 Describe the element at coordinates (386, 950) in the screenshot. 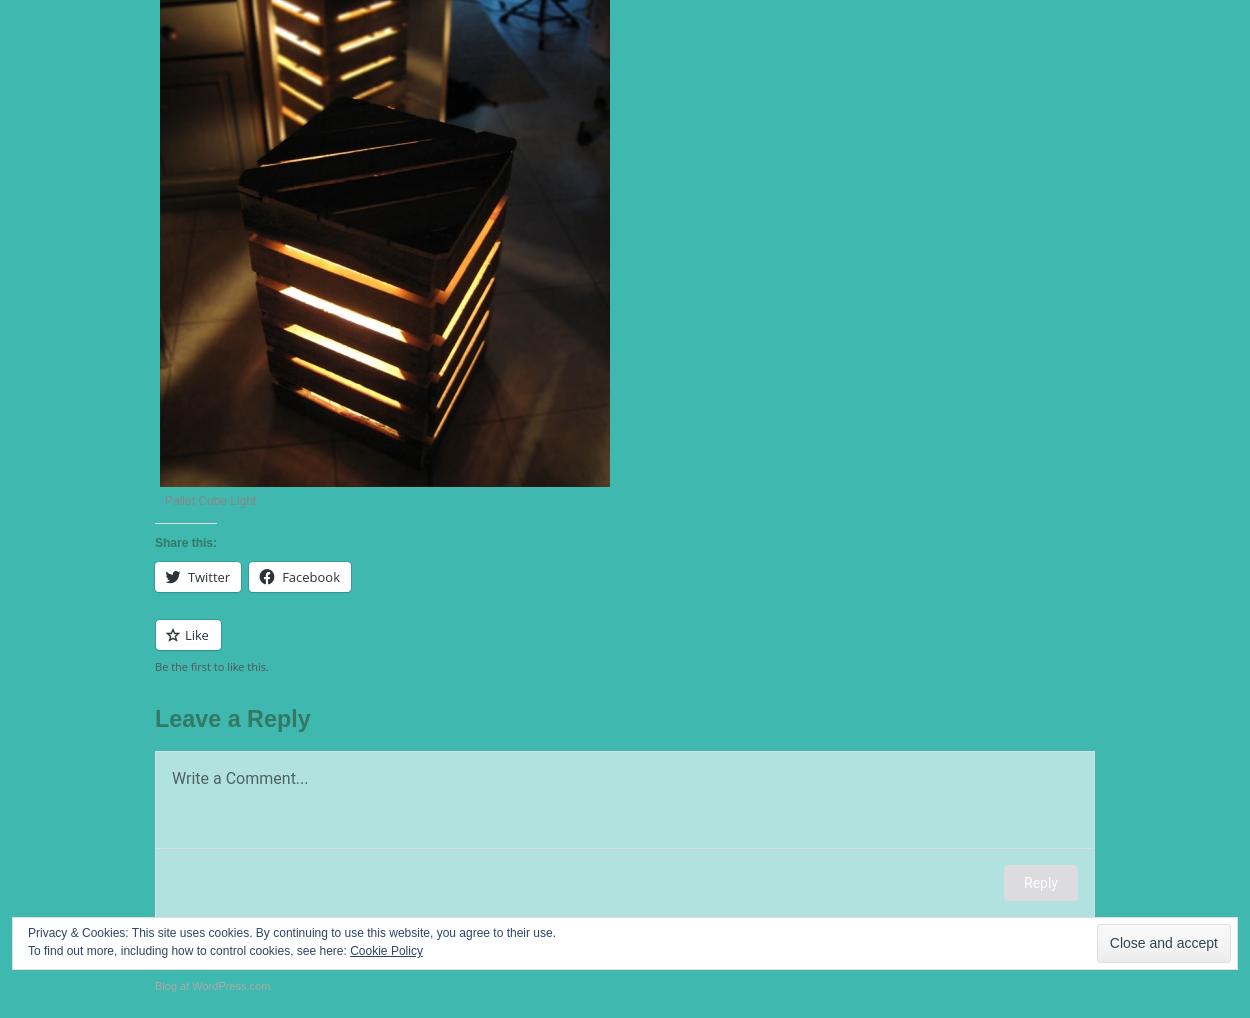

I see `'Cookie Policy'` at that location.